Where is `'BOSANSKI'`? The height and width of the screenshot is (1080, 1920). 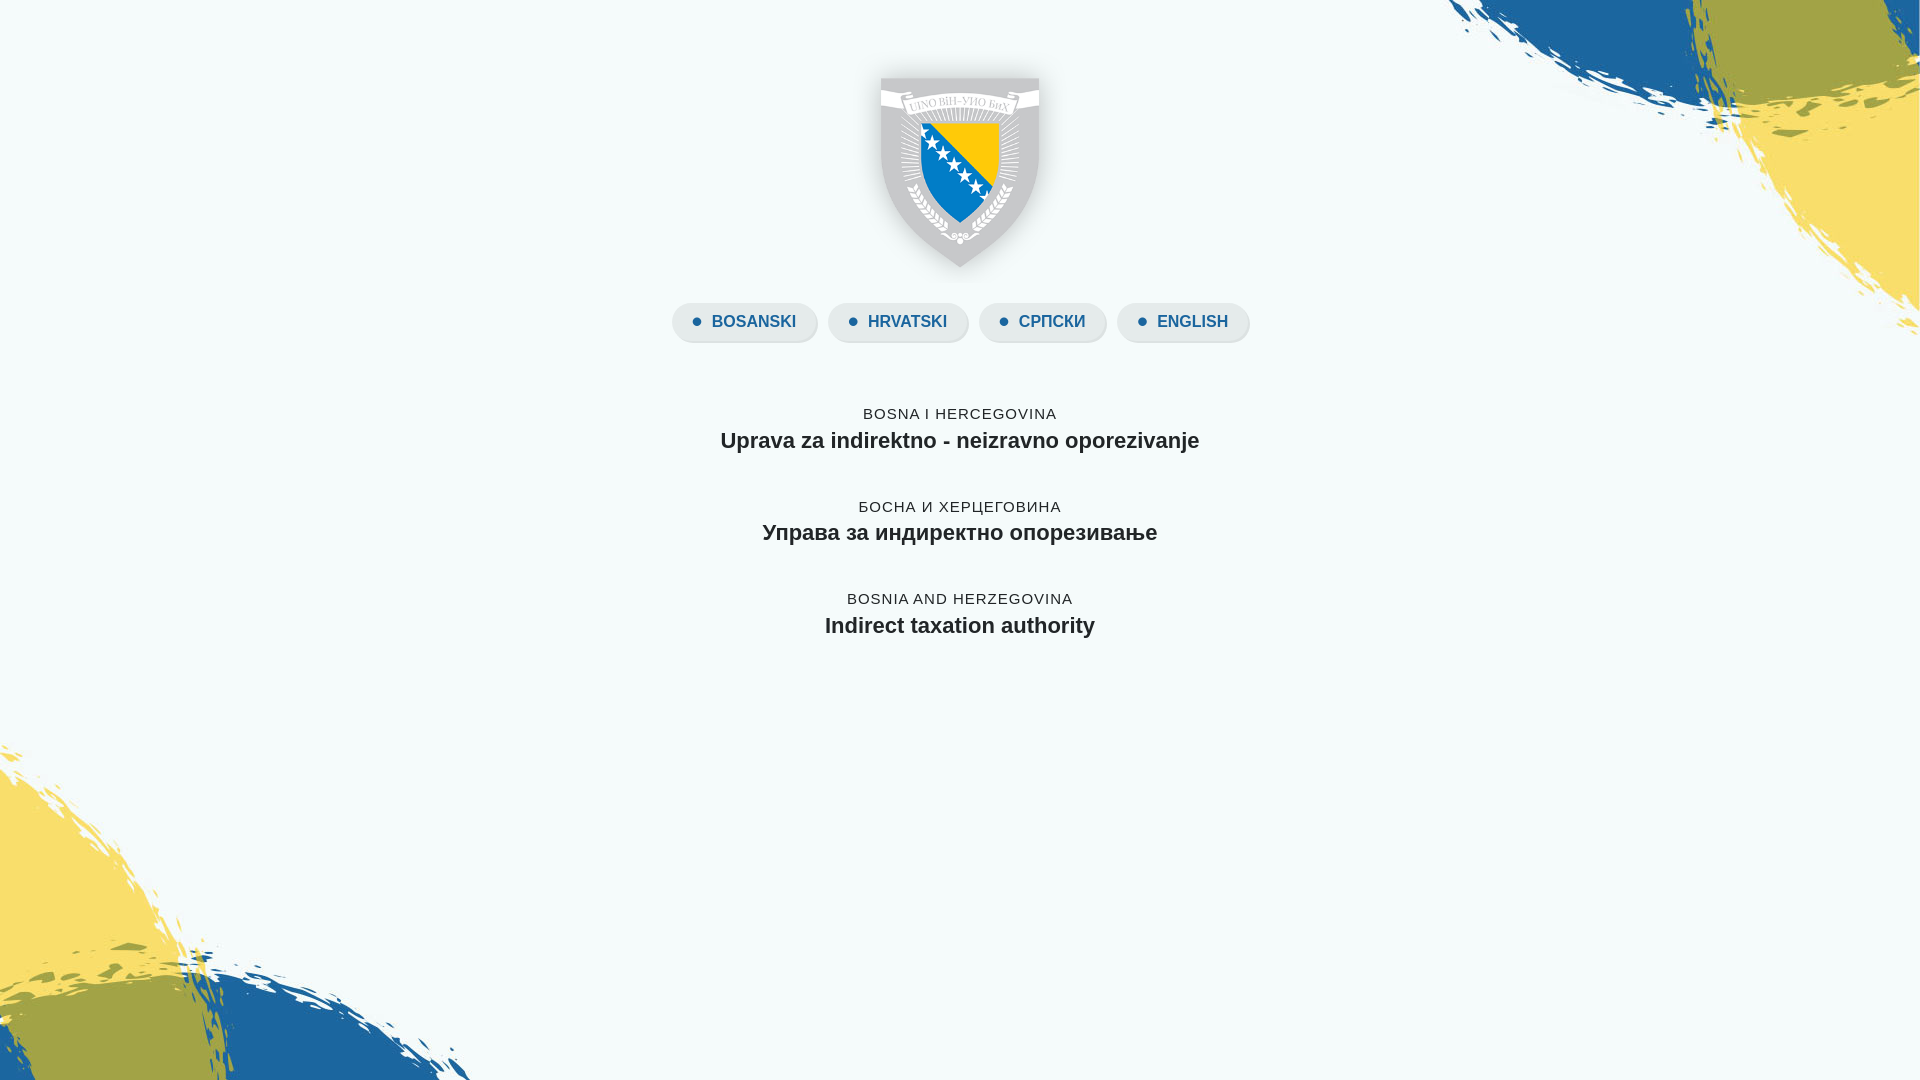 'BOSANSKI' is located at coordinates (752, 320).